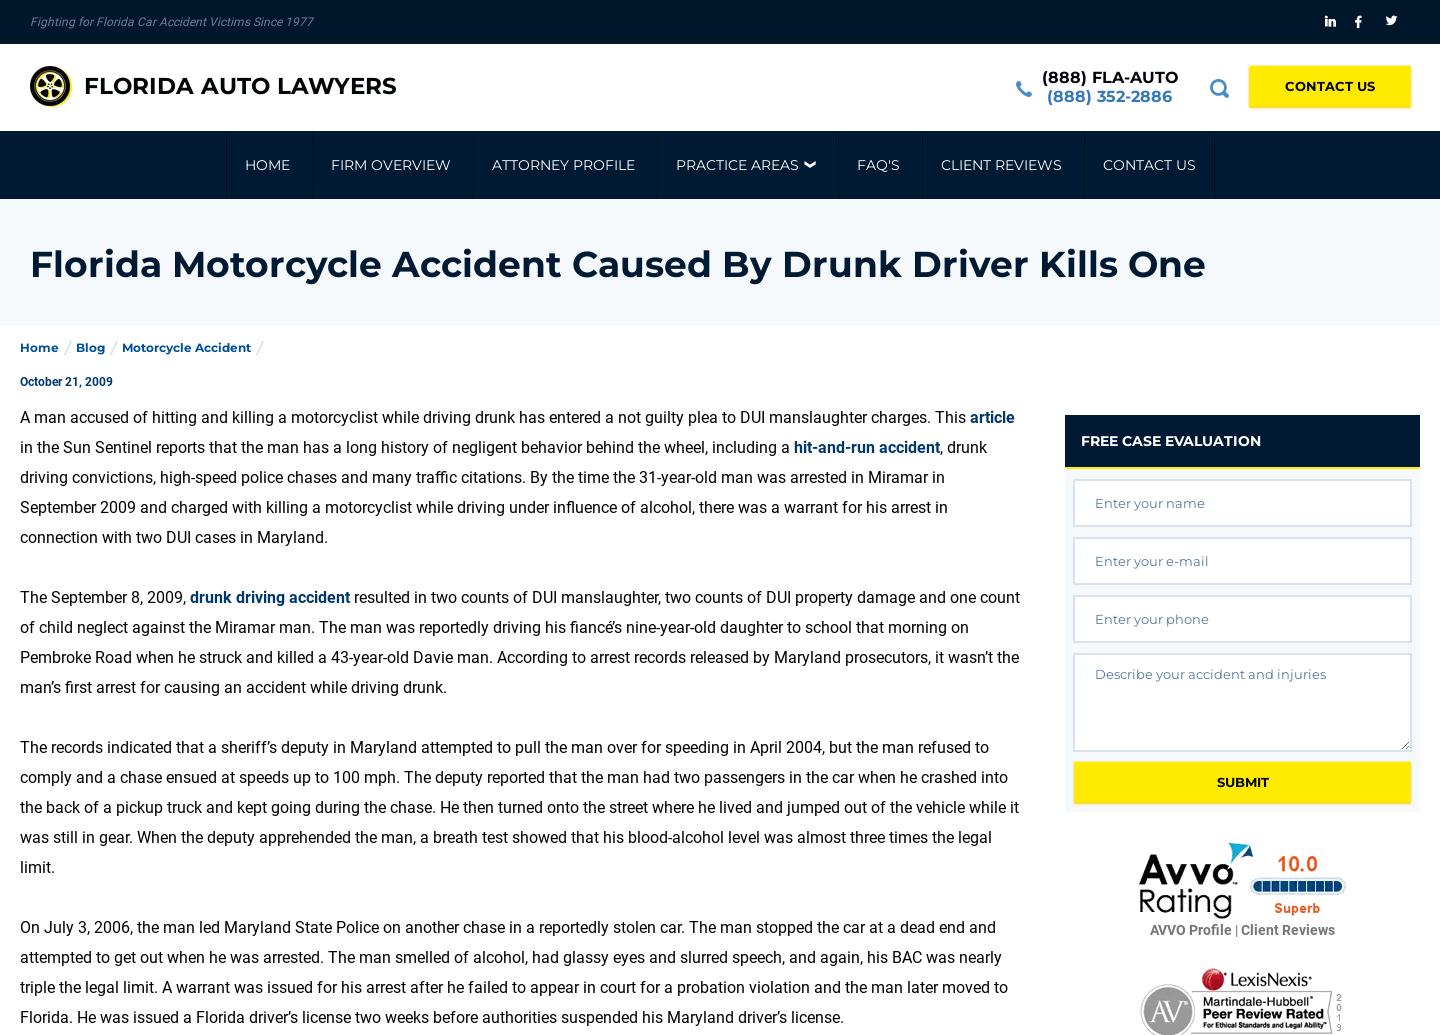  Describe the element at coordinates (388, 164) in the screenshot. I see `'Firm Overview'` at that location.